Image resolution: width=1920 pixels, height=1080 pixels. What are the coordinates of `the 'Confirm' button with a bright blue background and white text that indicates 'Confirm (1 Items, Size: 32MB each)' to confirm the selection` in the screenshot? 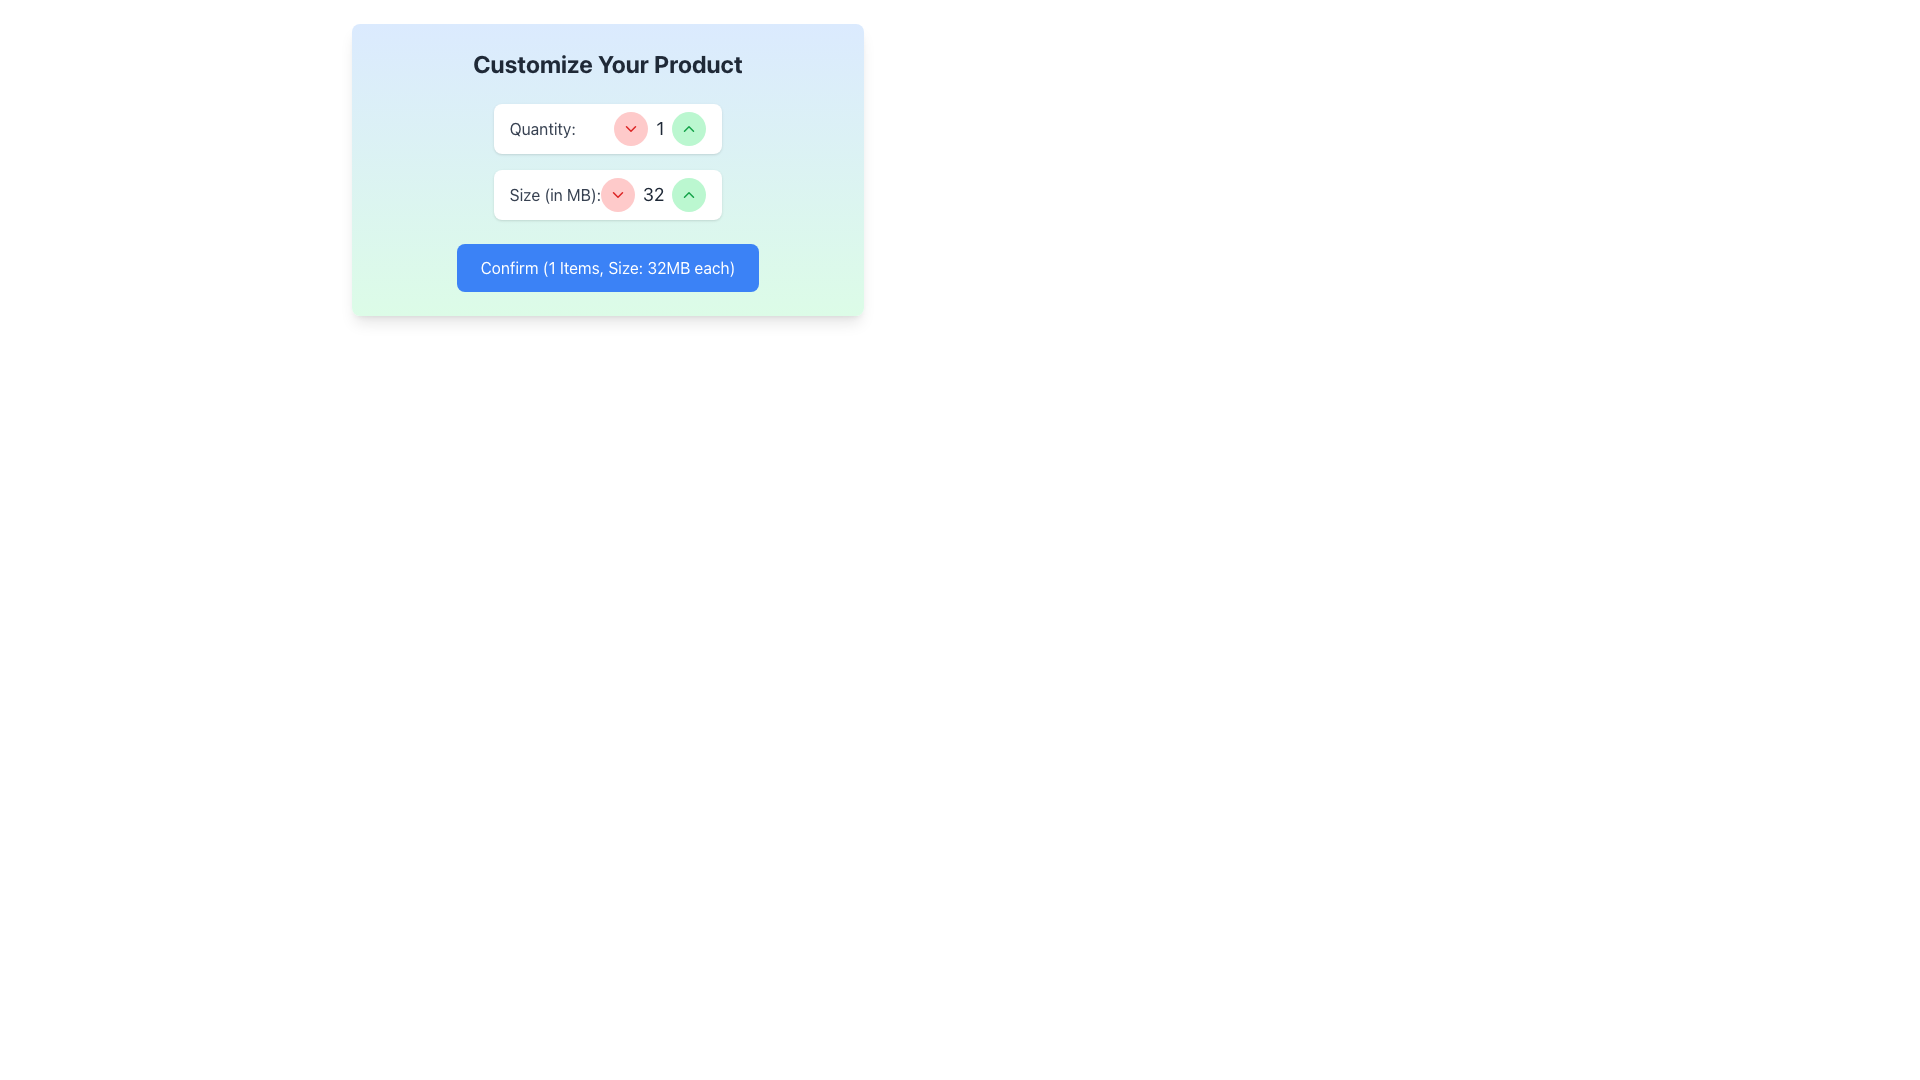 It's located at (607, 266).